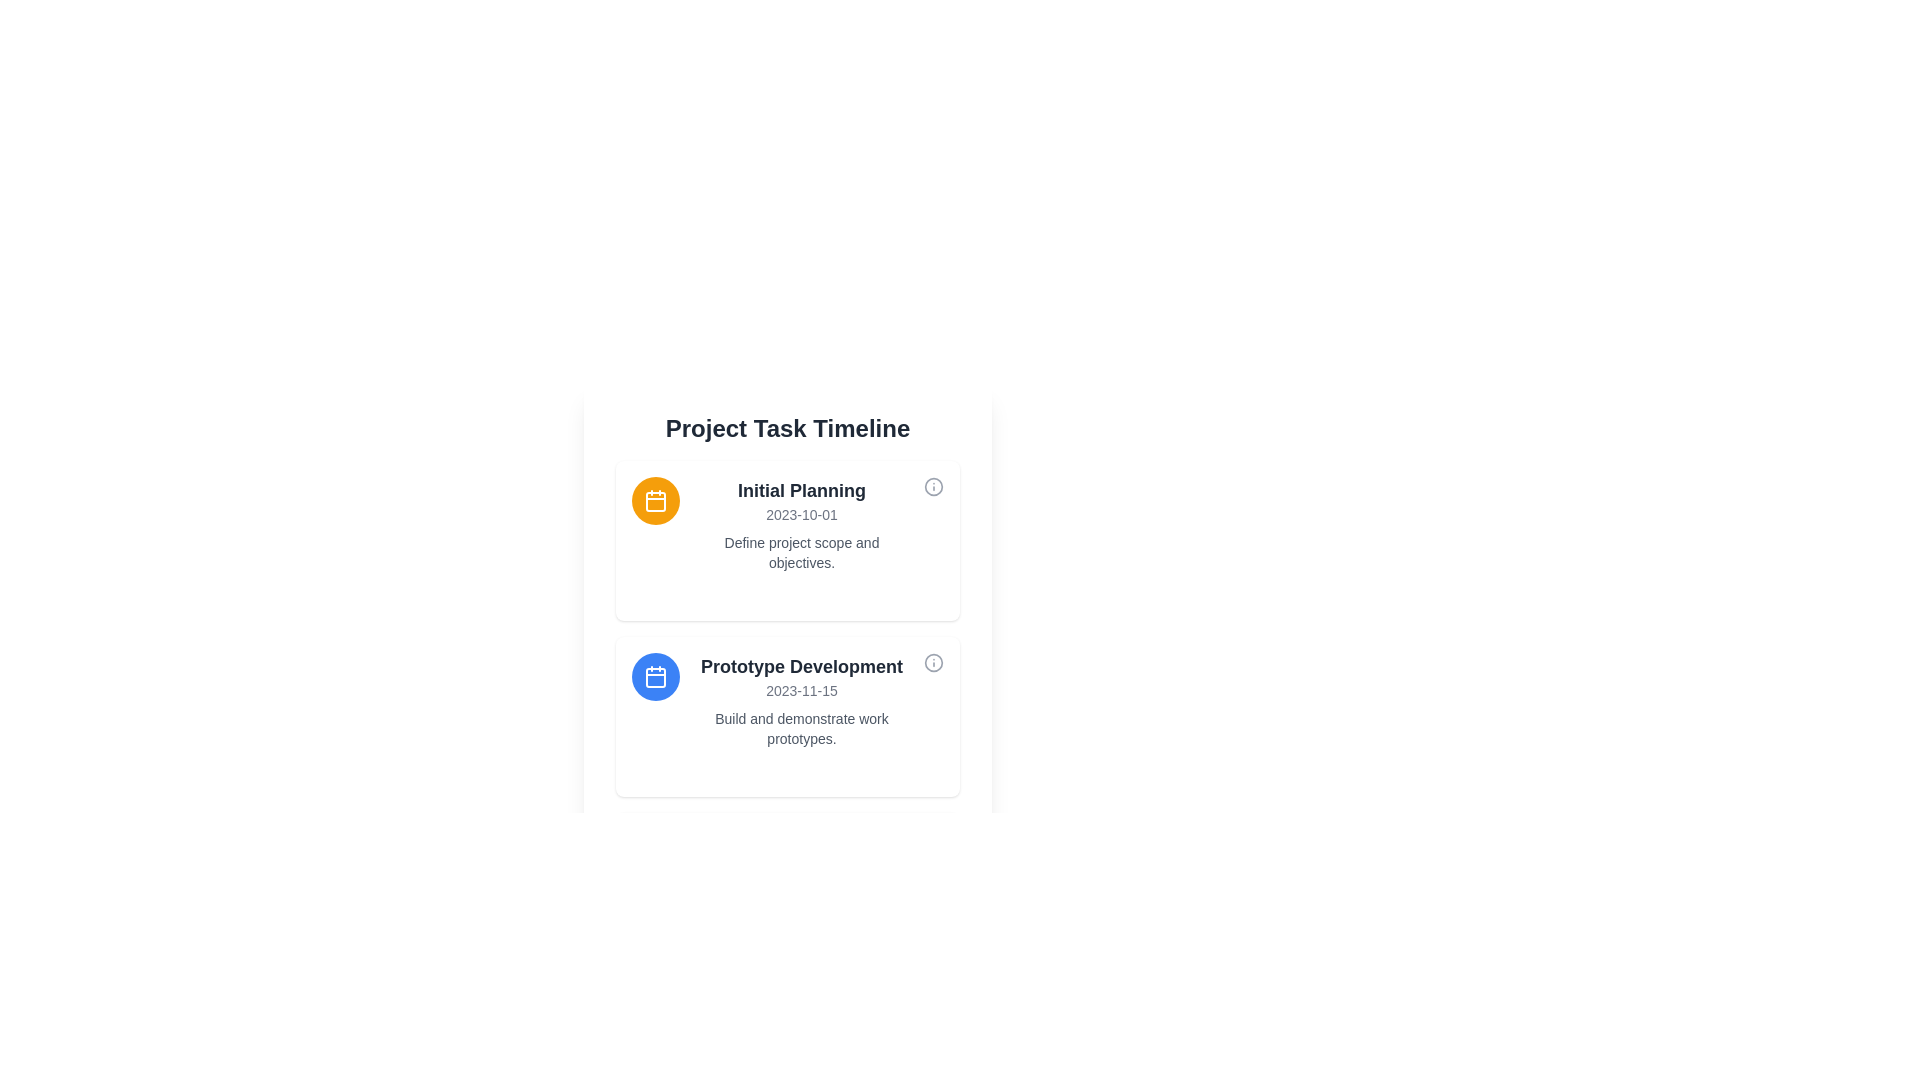 The height and width of the screenshot is (1080, 1920). Describe the element at coordinates (656, 500) in the screenshot. I see `the calendar icon with a bright orange background located at the top-left corner of the 'Initial Planning' task card in the 'Project Task Timeline' list` at that location.